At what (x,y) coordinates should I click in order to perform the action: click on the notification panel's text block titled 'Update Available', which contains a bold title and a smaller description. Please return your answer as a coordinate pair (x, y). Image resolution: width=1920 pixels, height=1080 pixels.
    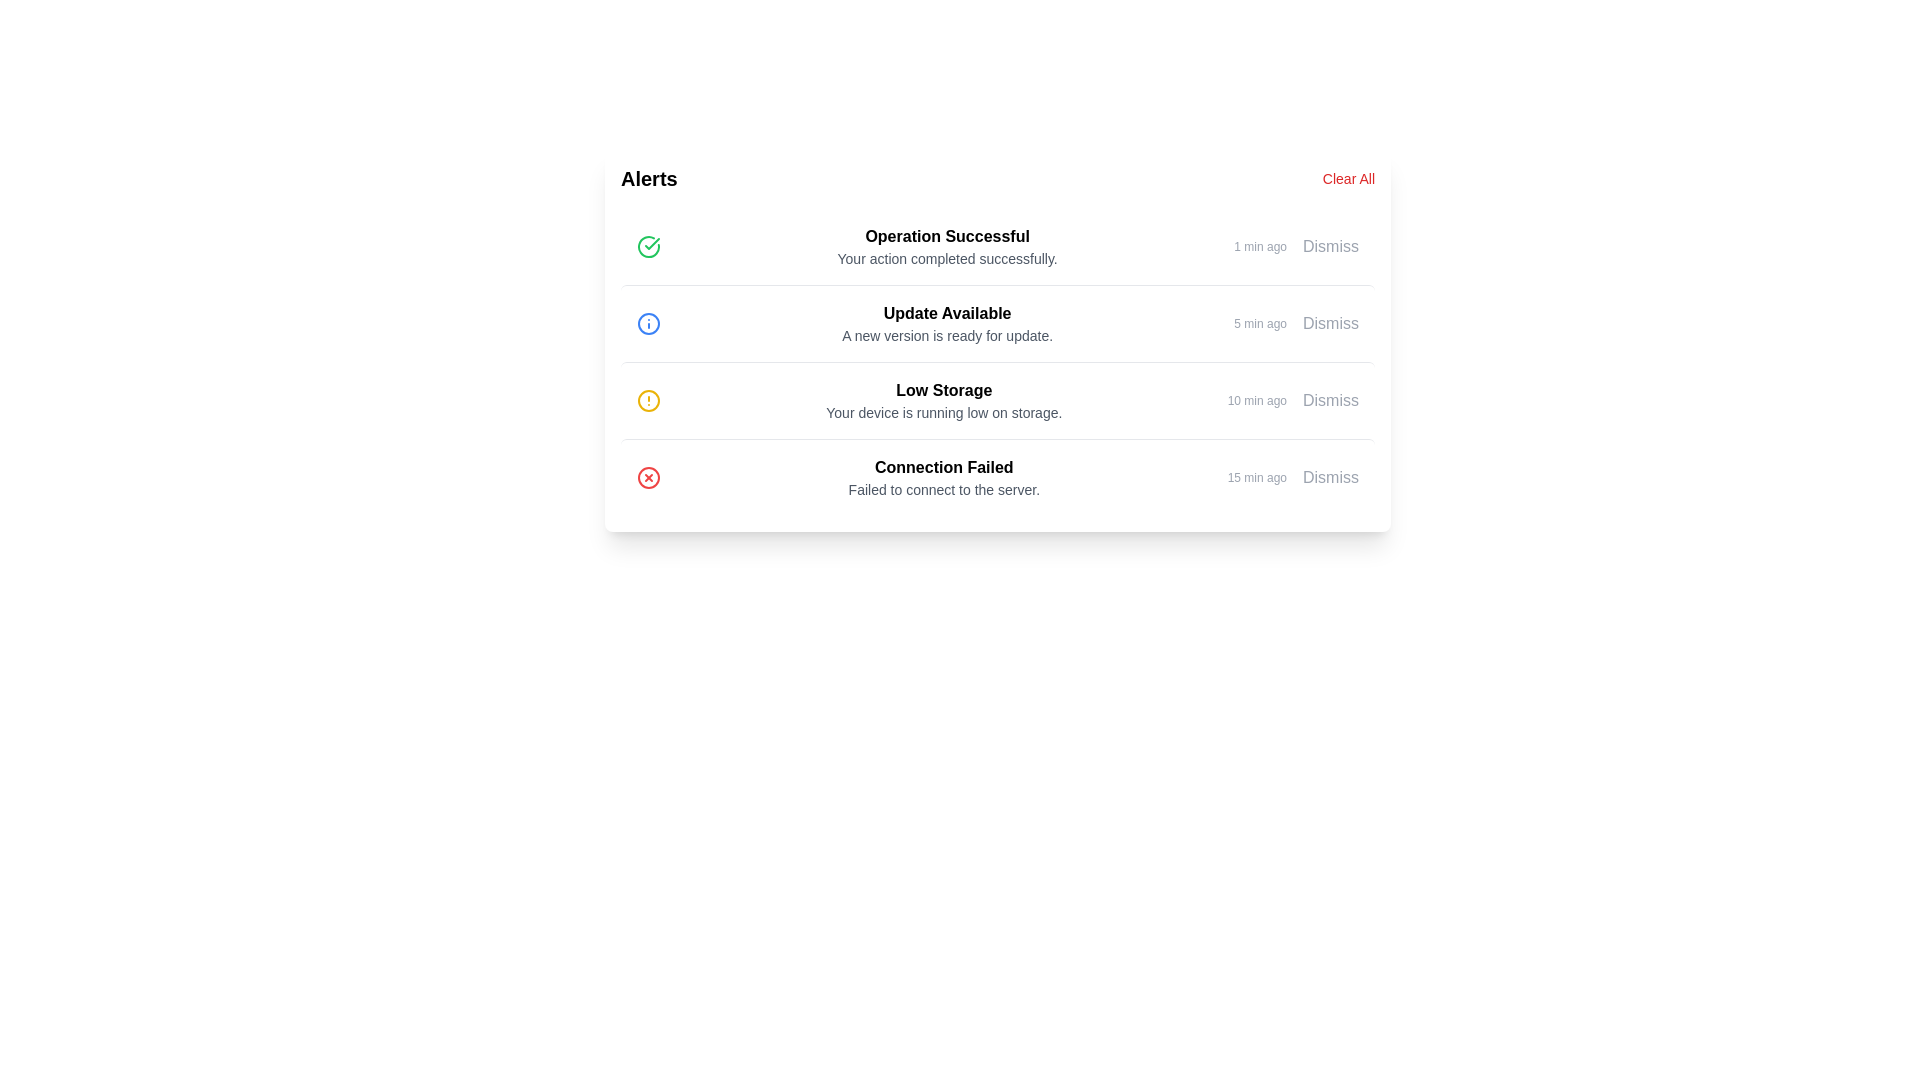
    Looking at the image, I should click on (946, 323).